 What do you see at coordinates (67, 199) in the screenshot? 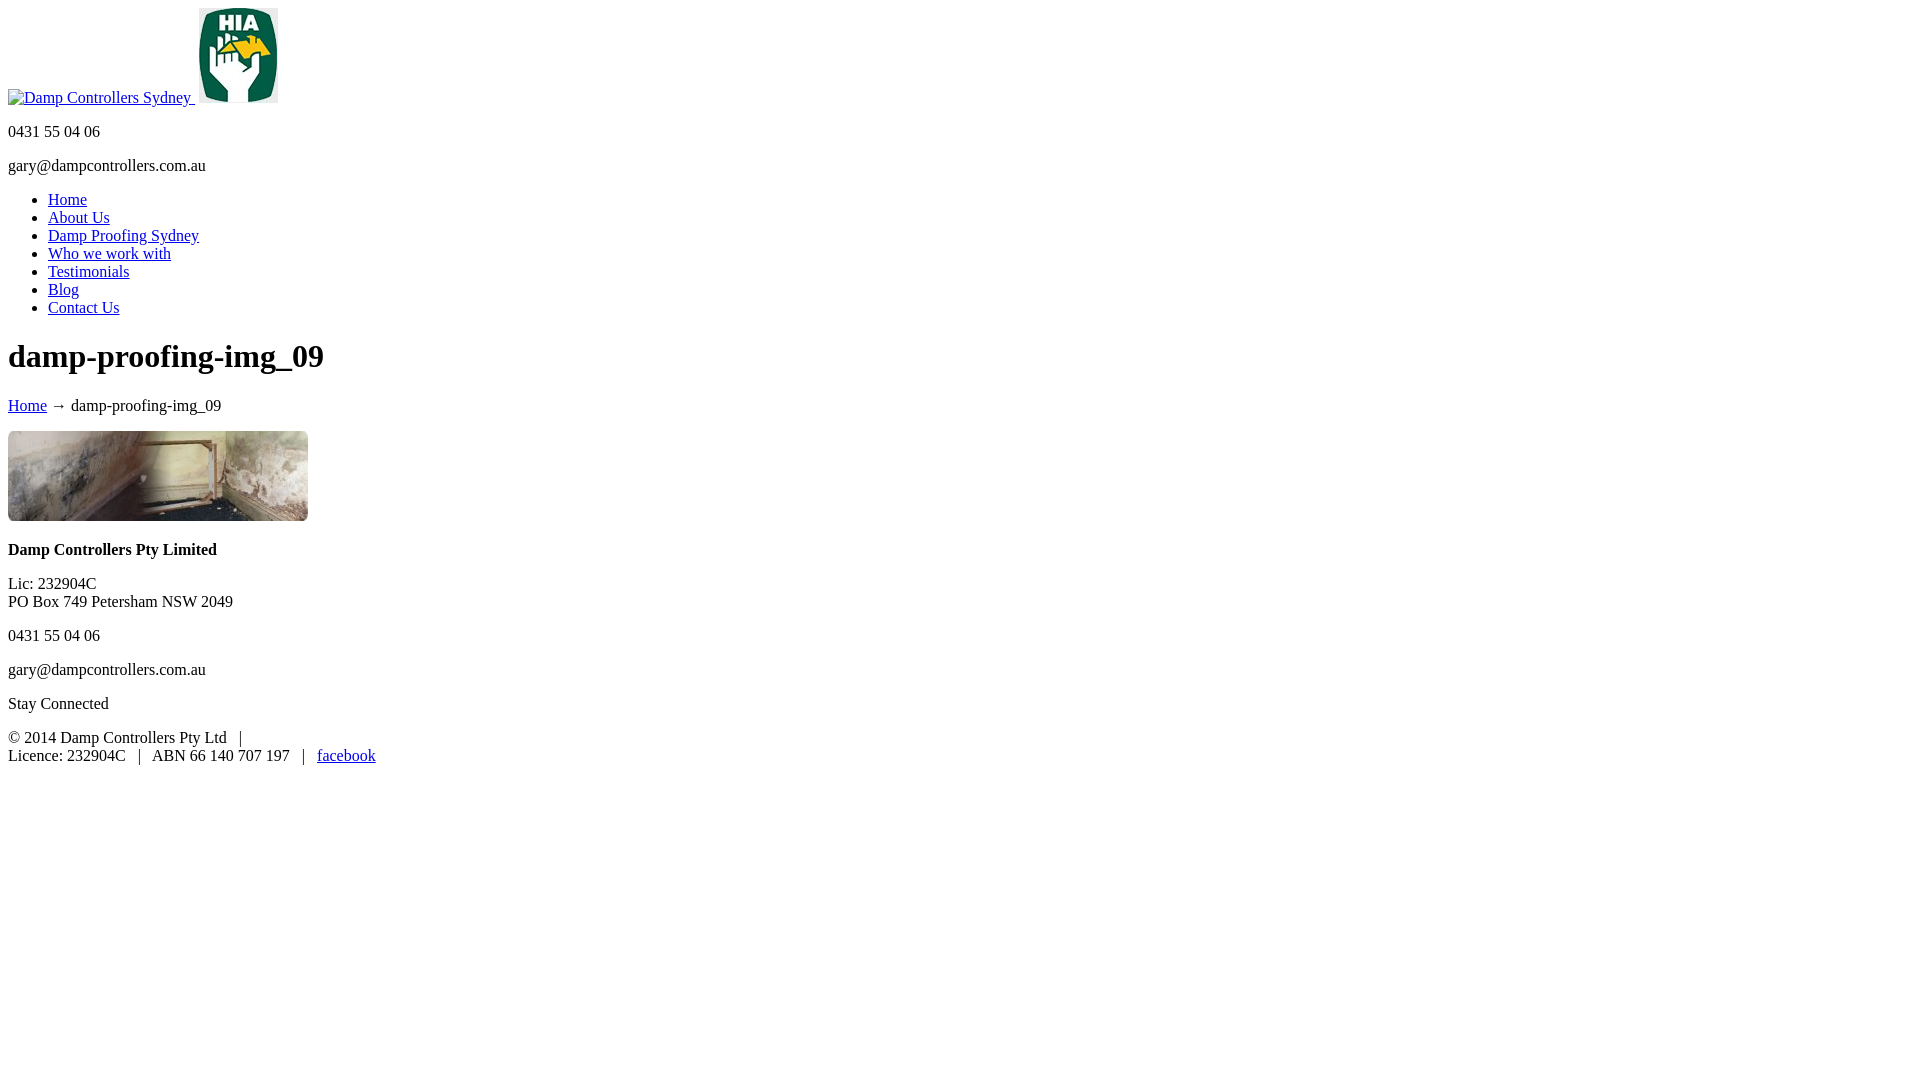
I see `'Home'` at bounding box center [67, 199].